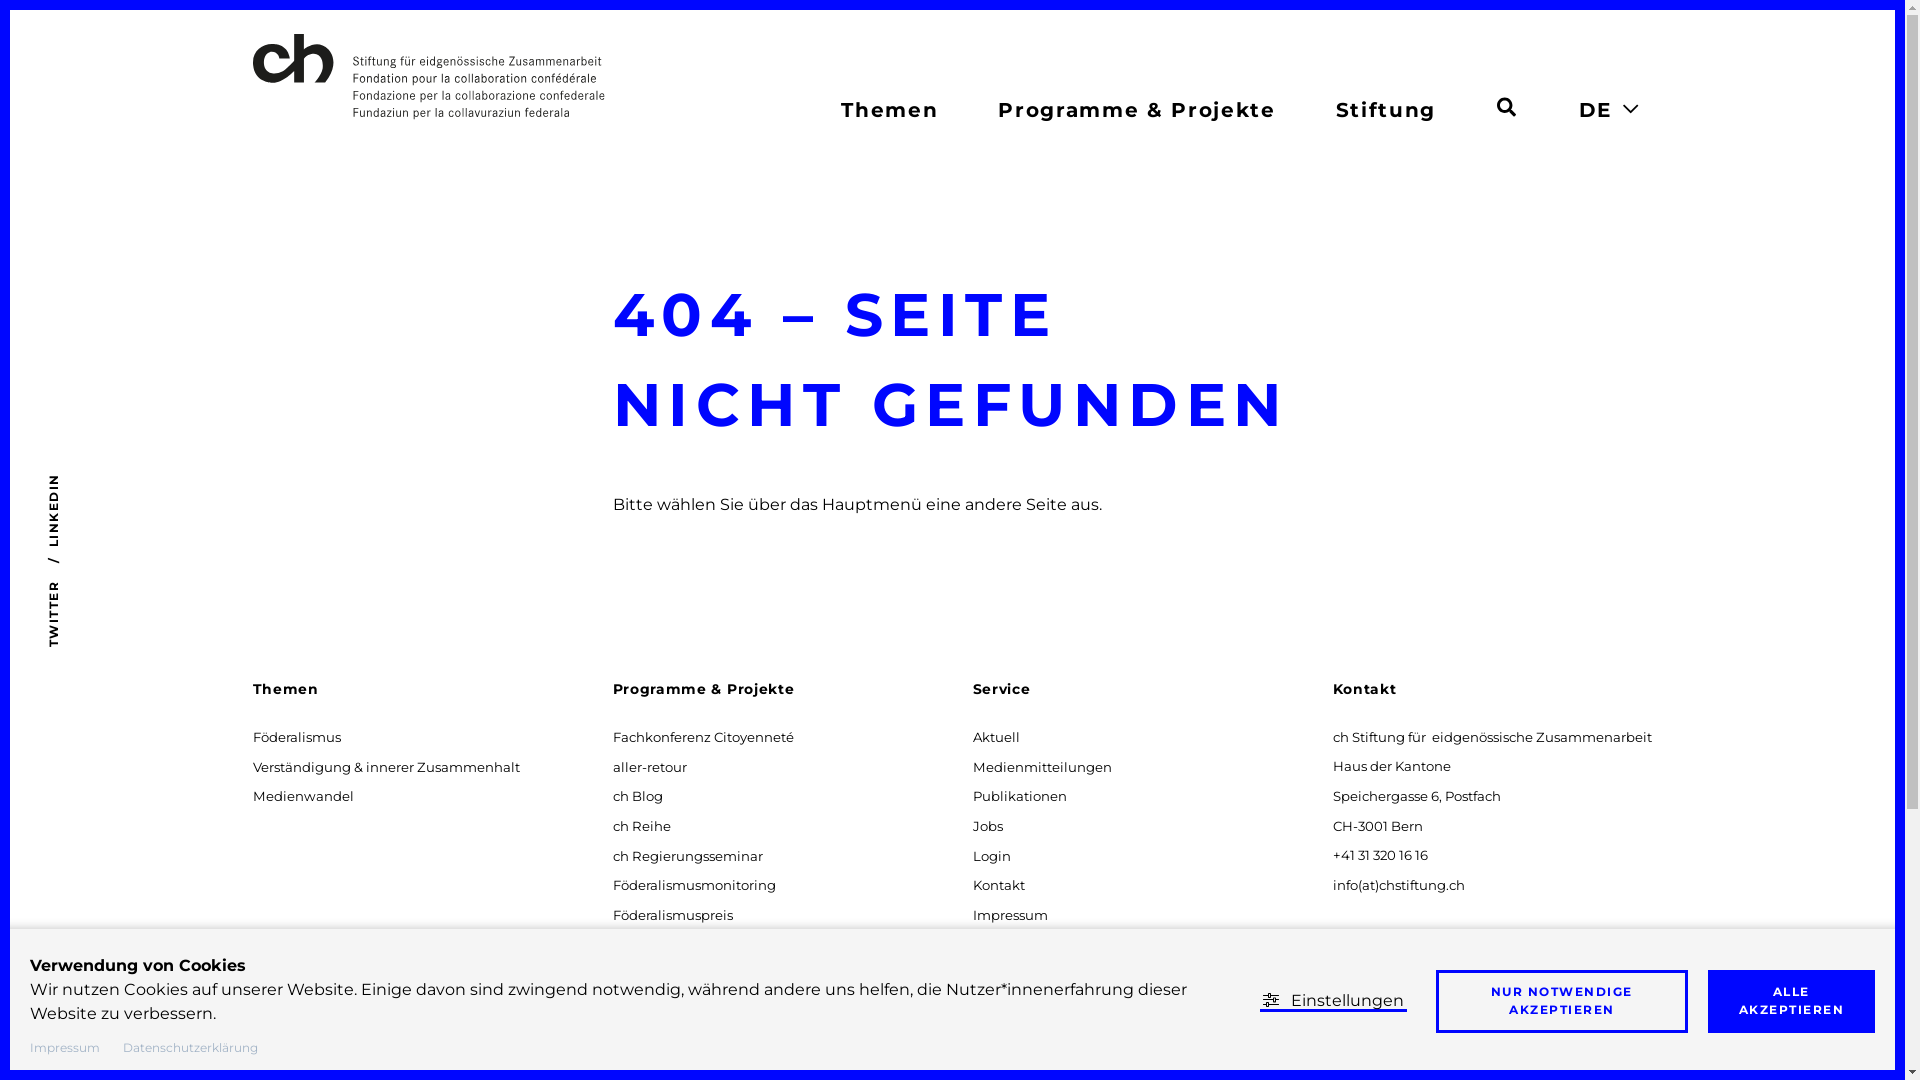  I want to click on 'aller-retour', so click(649, 765).